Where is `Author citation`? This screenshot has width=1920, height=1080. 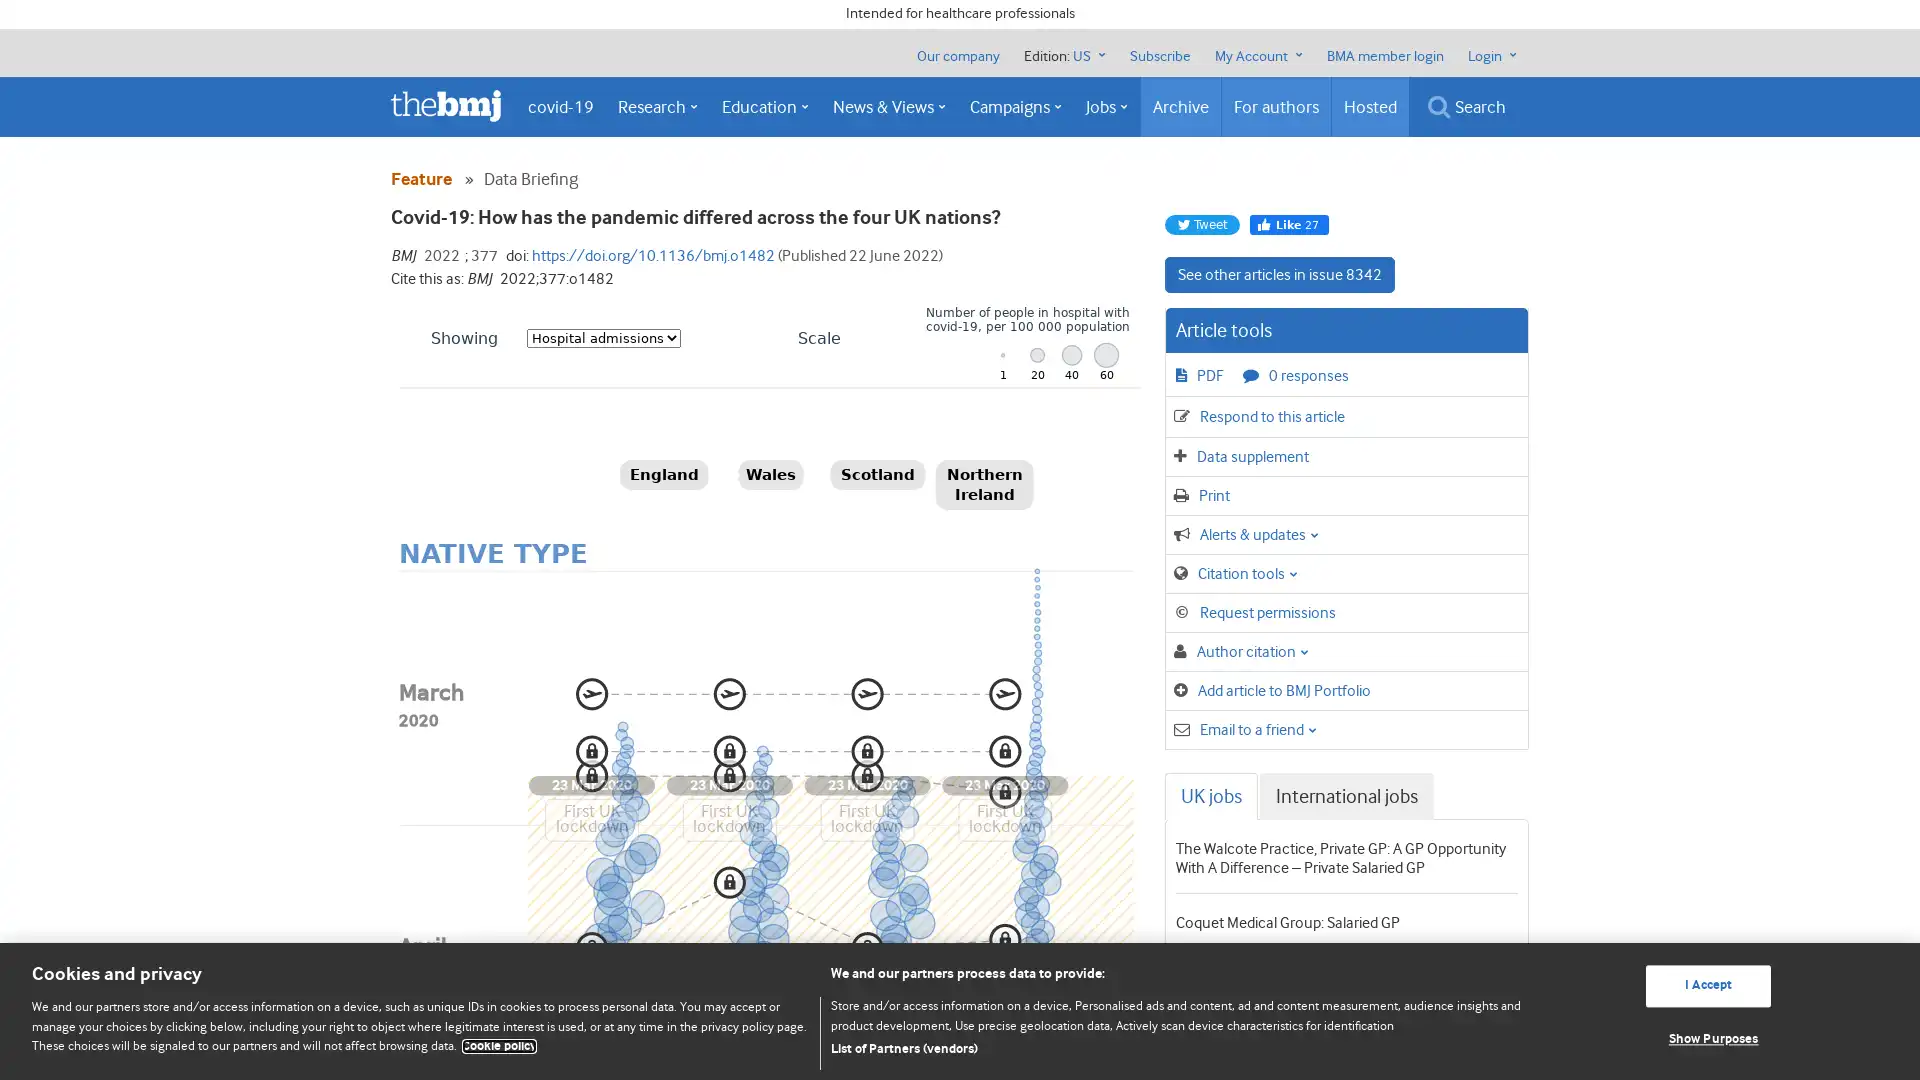
Author citation is located at coordinates (1250, 651).